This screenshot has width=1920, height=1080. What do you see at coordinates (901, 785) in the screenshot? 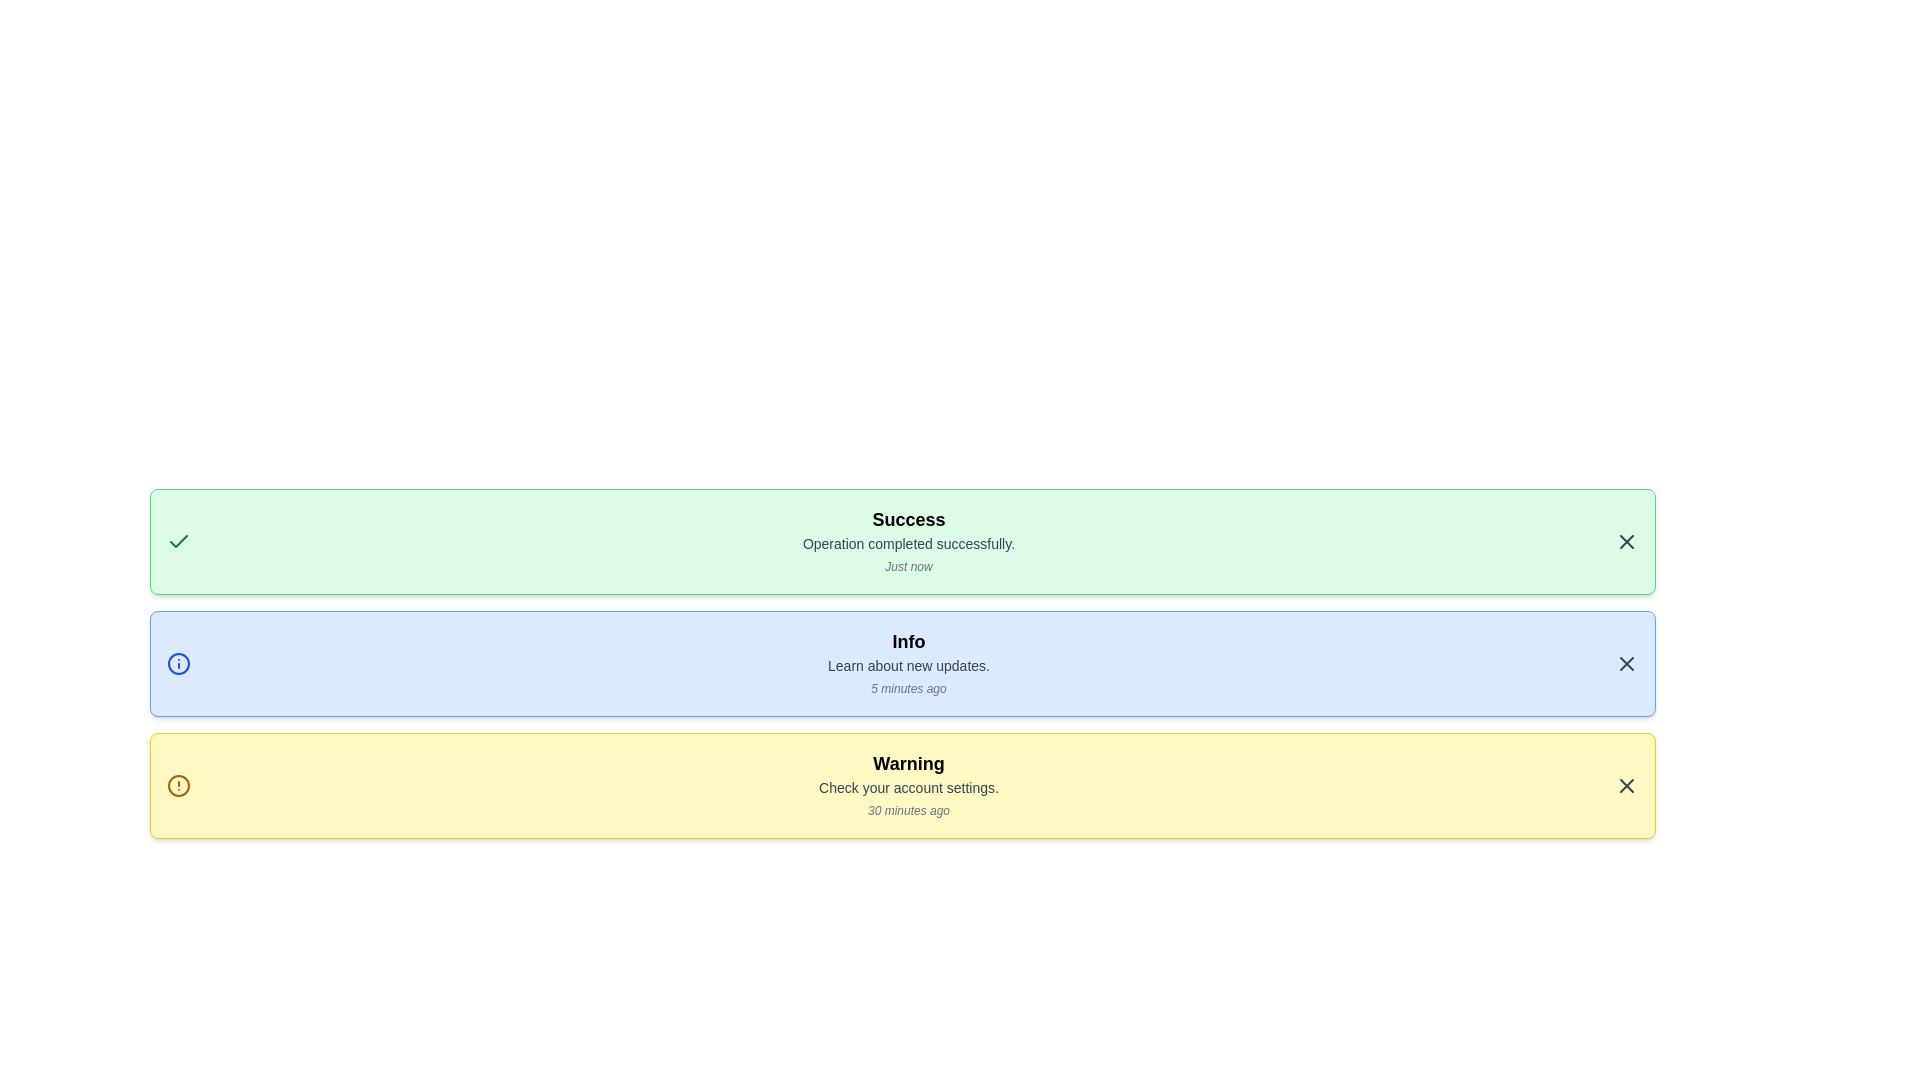
I see `the notification content for warning type` at bounding box center [901, 785].